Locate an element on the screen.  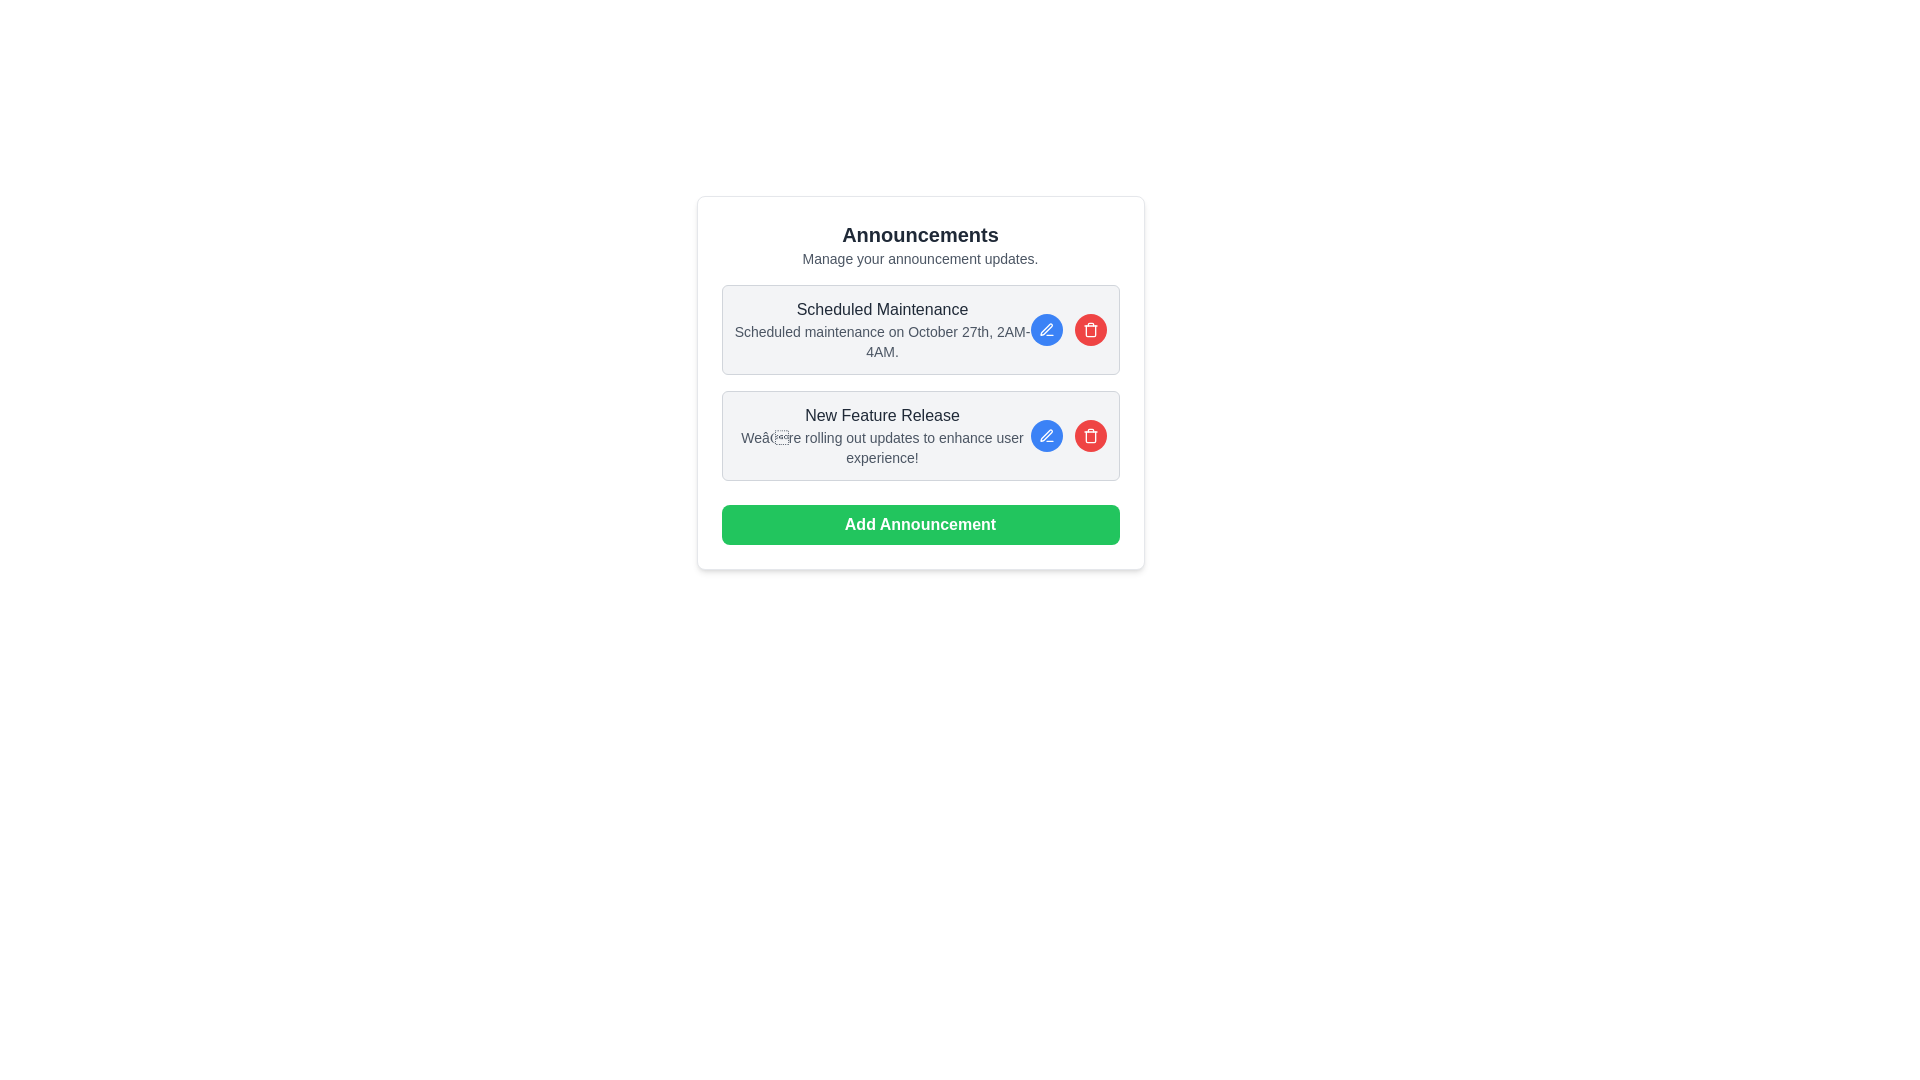
the delete button located to the right of the 'Scheduled Maintenance' tile to initiate deletion of the corresponding announcement is located at coordinates (1089, 329).